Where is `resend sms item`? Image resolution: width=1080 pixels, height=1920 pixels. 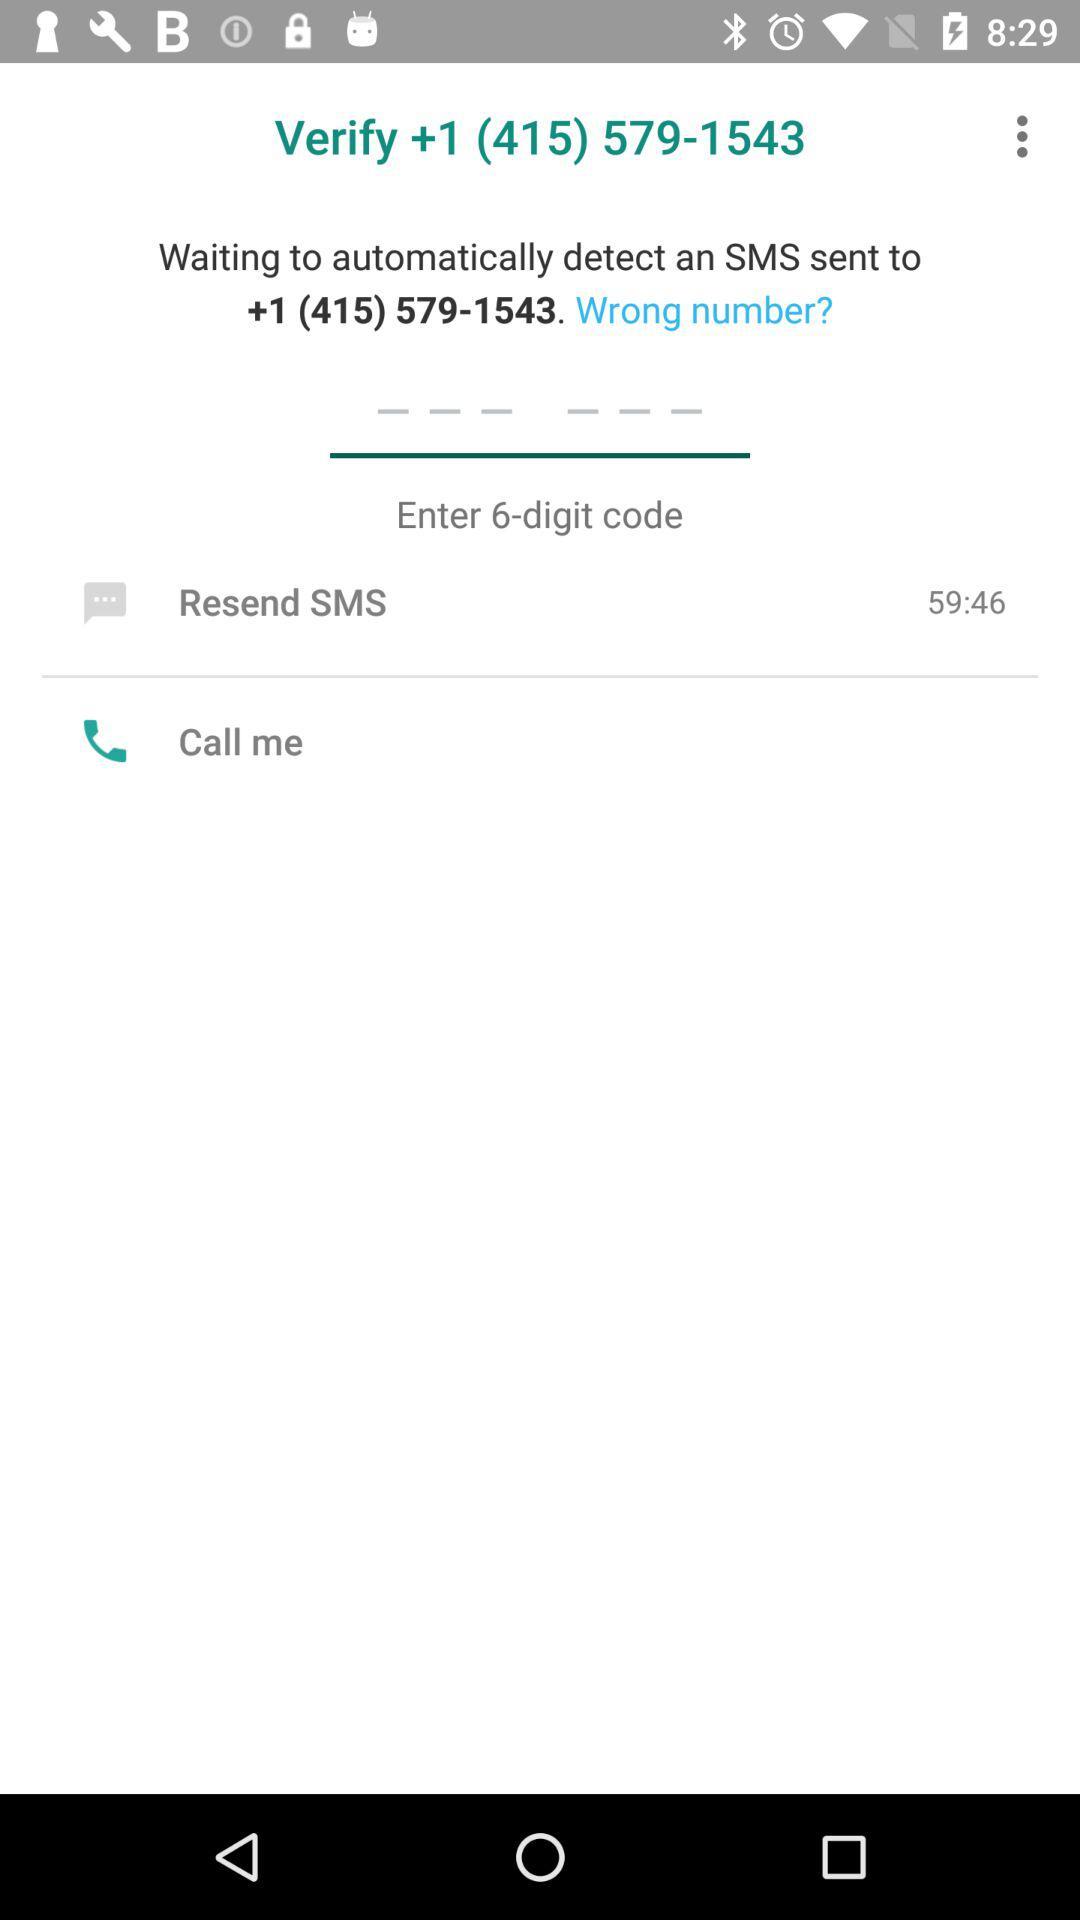 resend sms item is located at coordinates (229, 600).